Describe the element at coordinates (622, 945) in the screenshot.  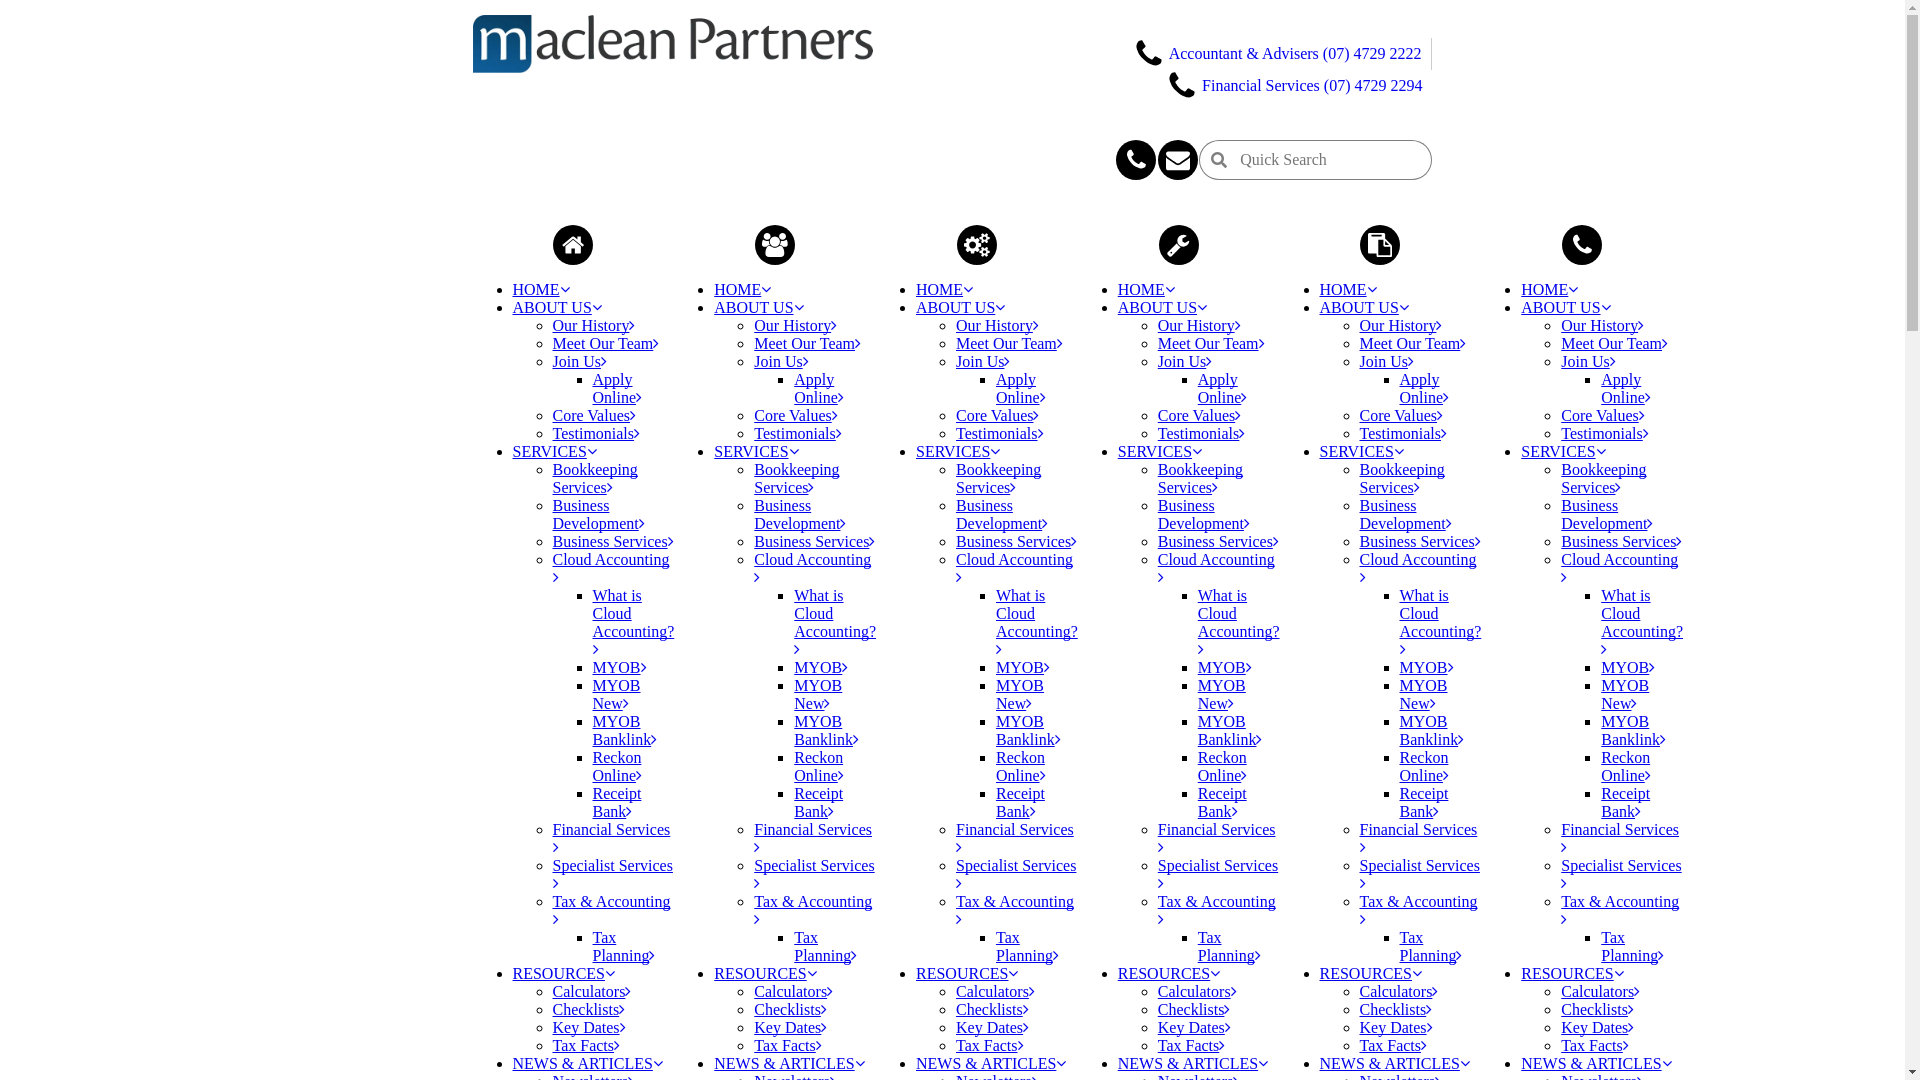
I see `'Tax Planning'` at that location.